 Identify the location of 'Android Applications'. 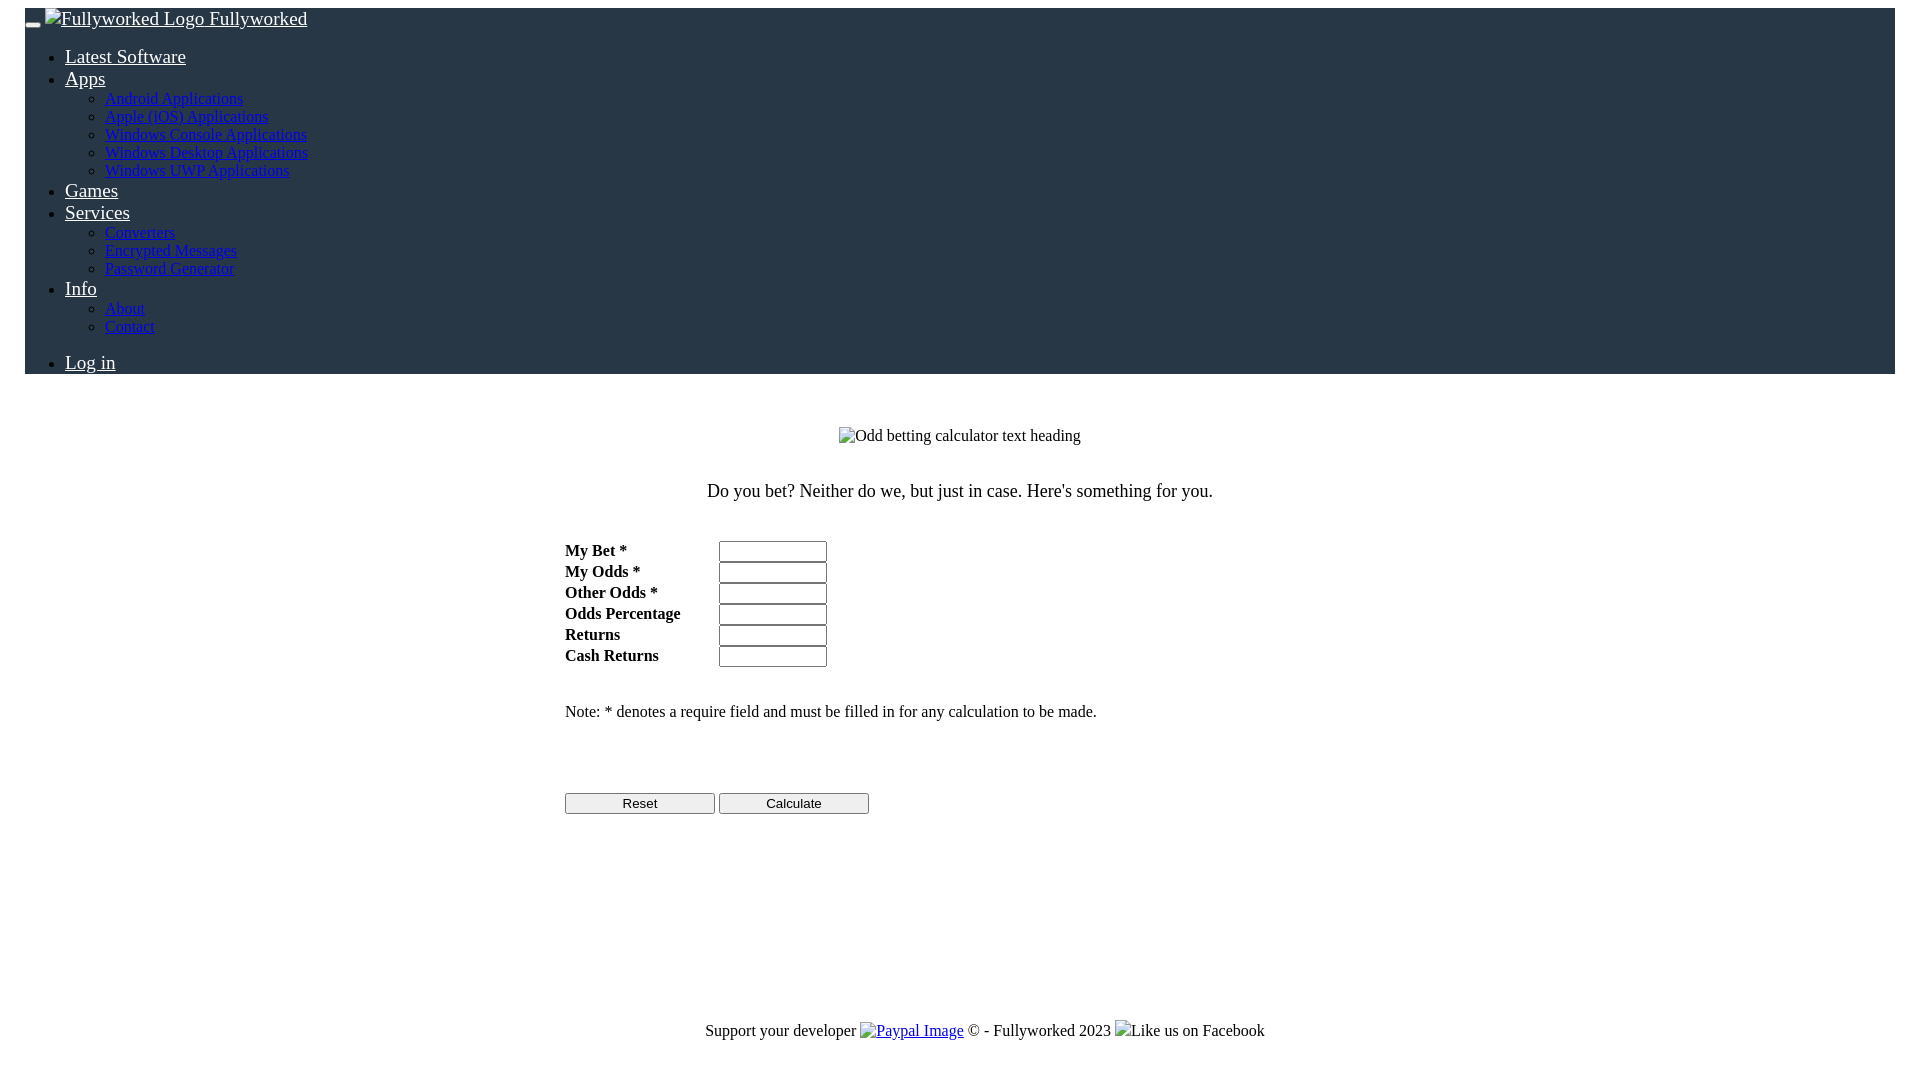
(104, 98).